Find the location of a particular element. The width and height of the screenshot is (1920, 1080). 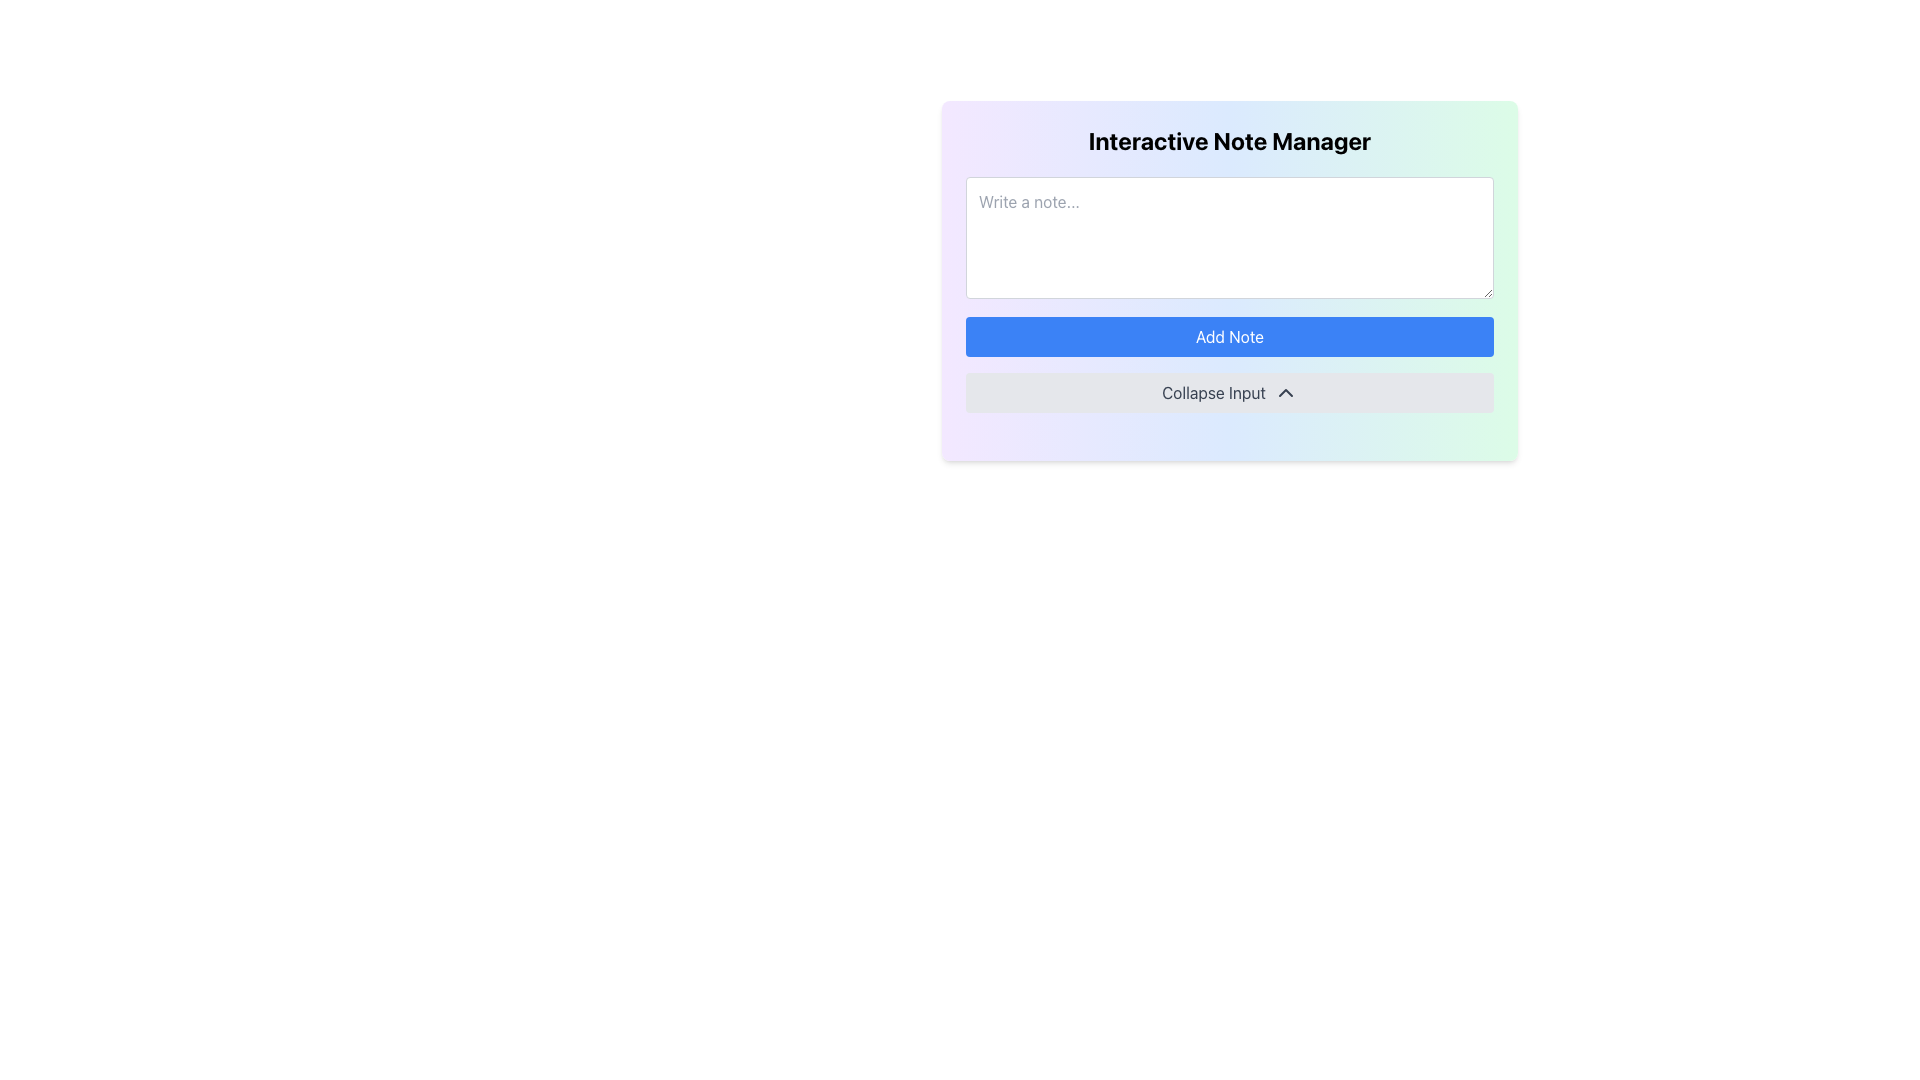

text within the rectangular text input field that has a soft gray border and rounded corners, featuring the placeholder 'Write a note...' in the 'Interactive Note Manager' interface is located at coordinates (1228, 237).